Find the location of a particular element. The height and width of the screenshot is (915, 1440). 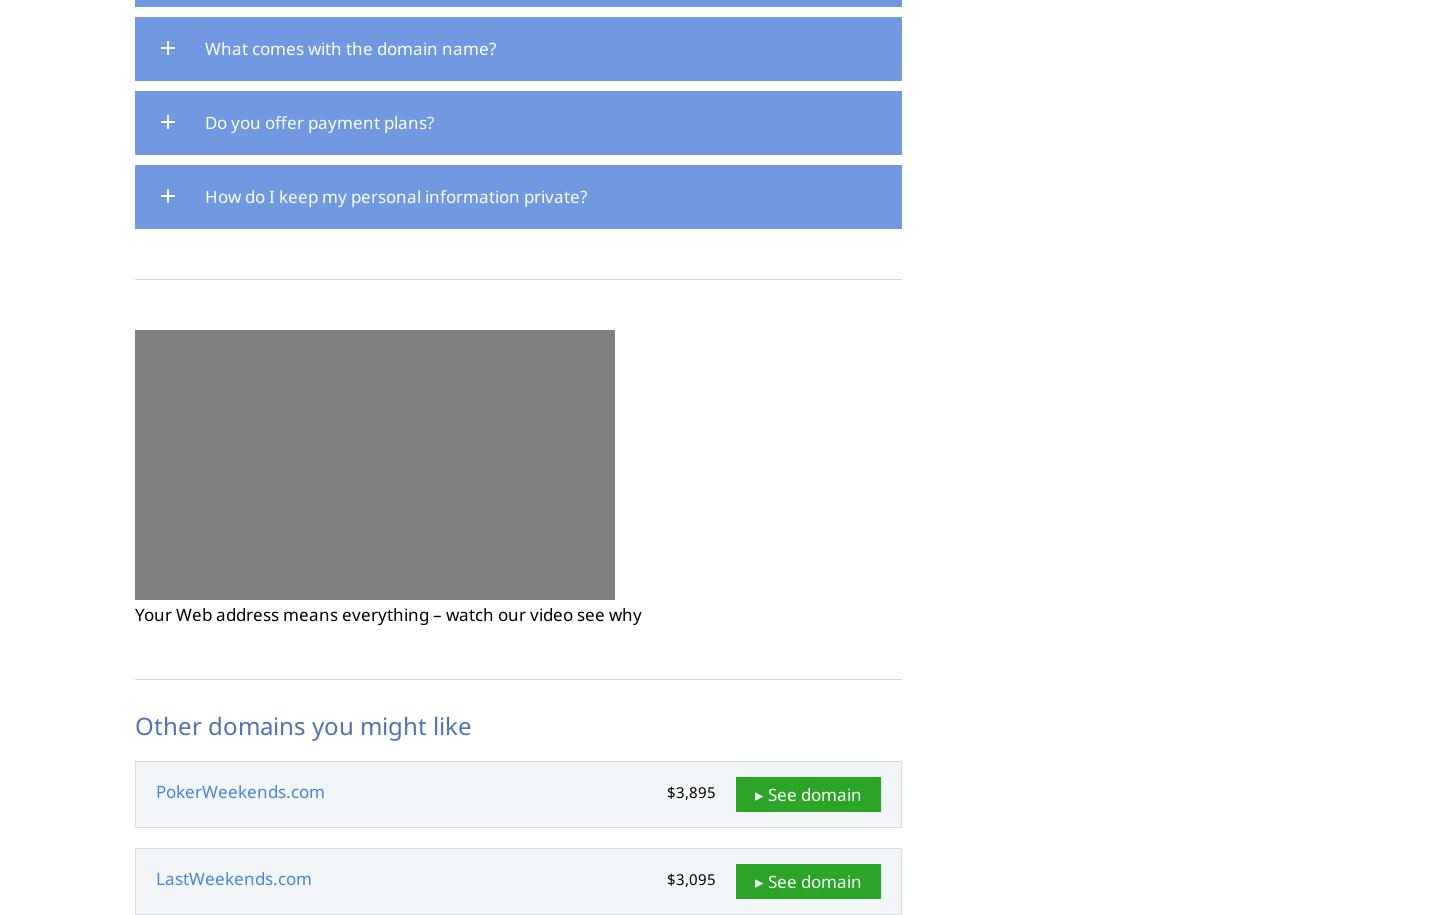

'How do I keep my personal information private?' is located at coordinates (205, 194).